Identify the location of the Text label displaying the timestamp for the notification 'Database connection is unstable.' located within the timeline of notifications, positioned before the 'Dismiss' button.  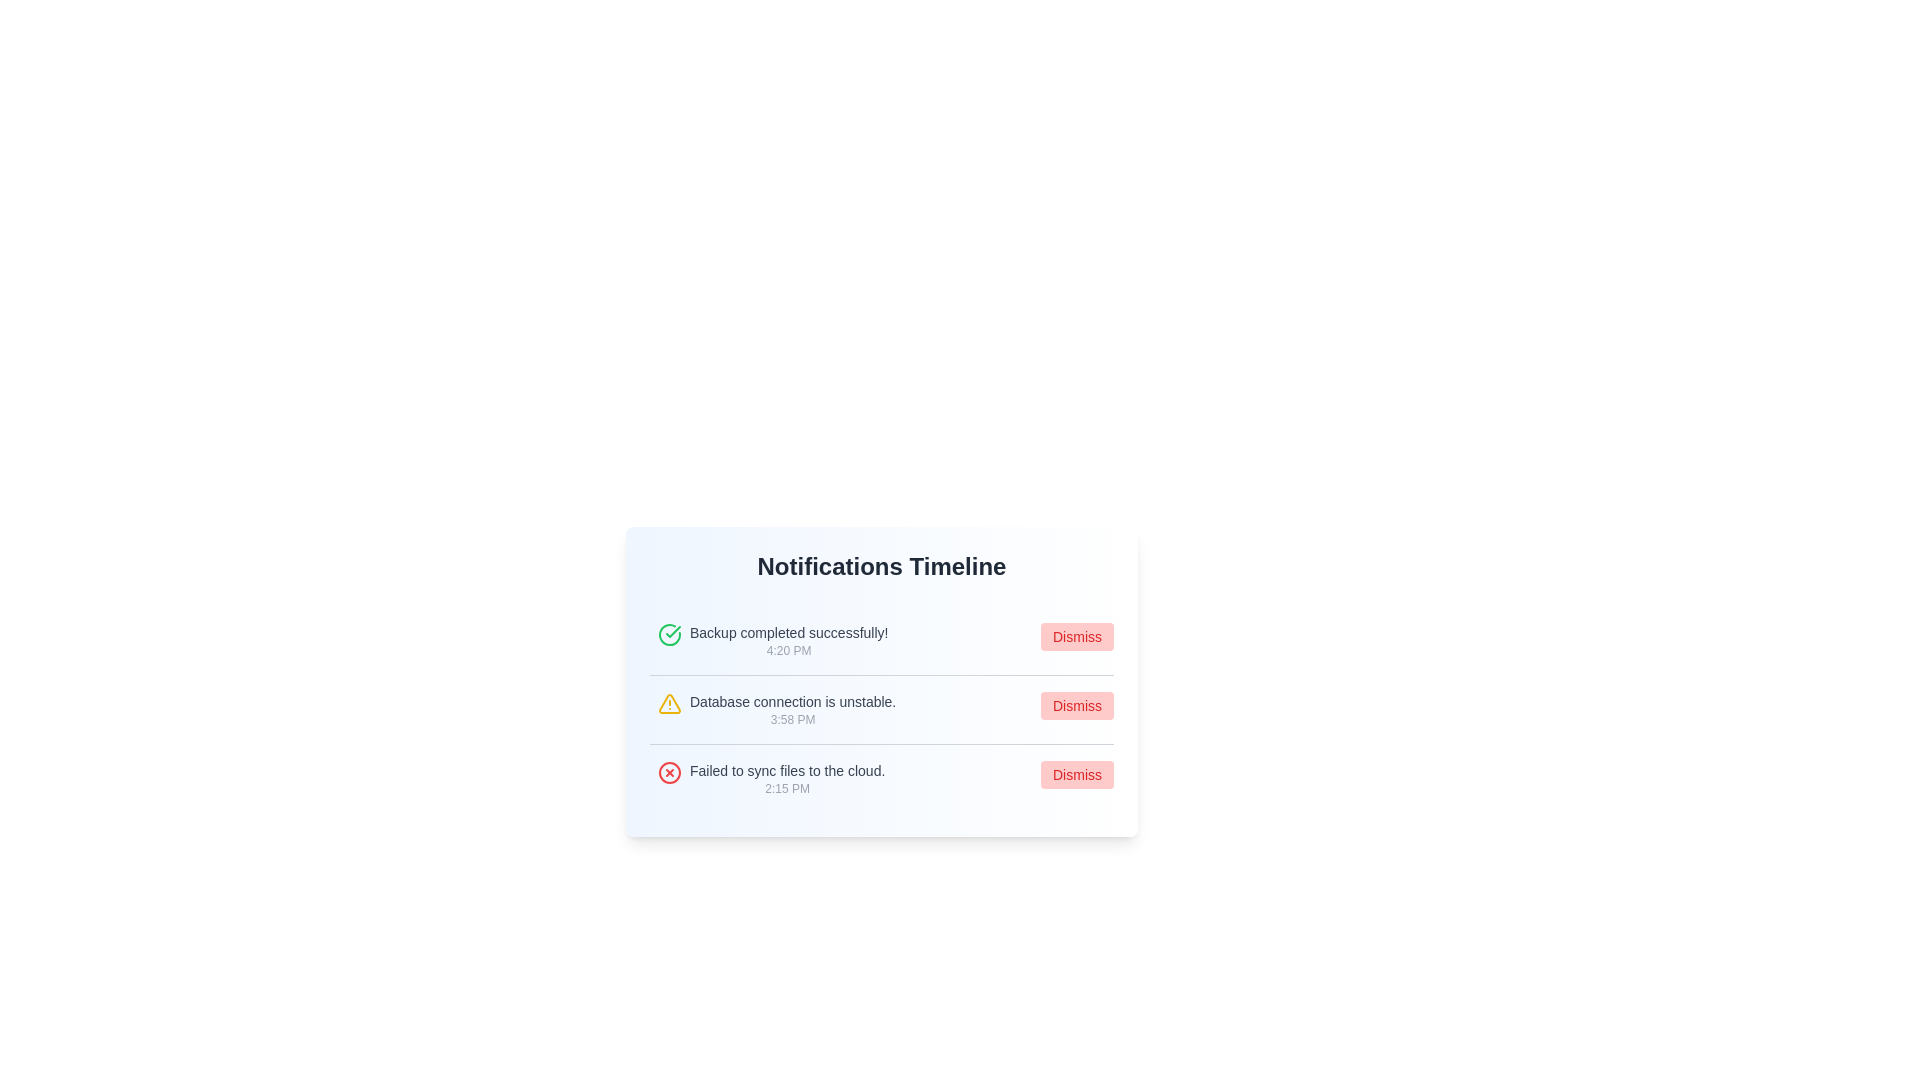
(792, 720).